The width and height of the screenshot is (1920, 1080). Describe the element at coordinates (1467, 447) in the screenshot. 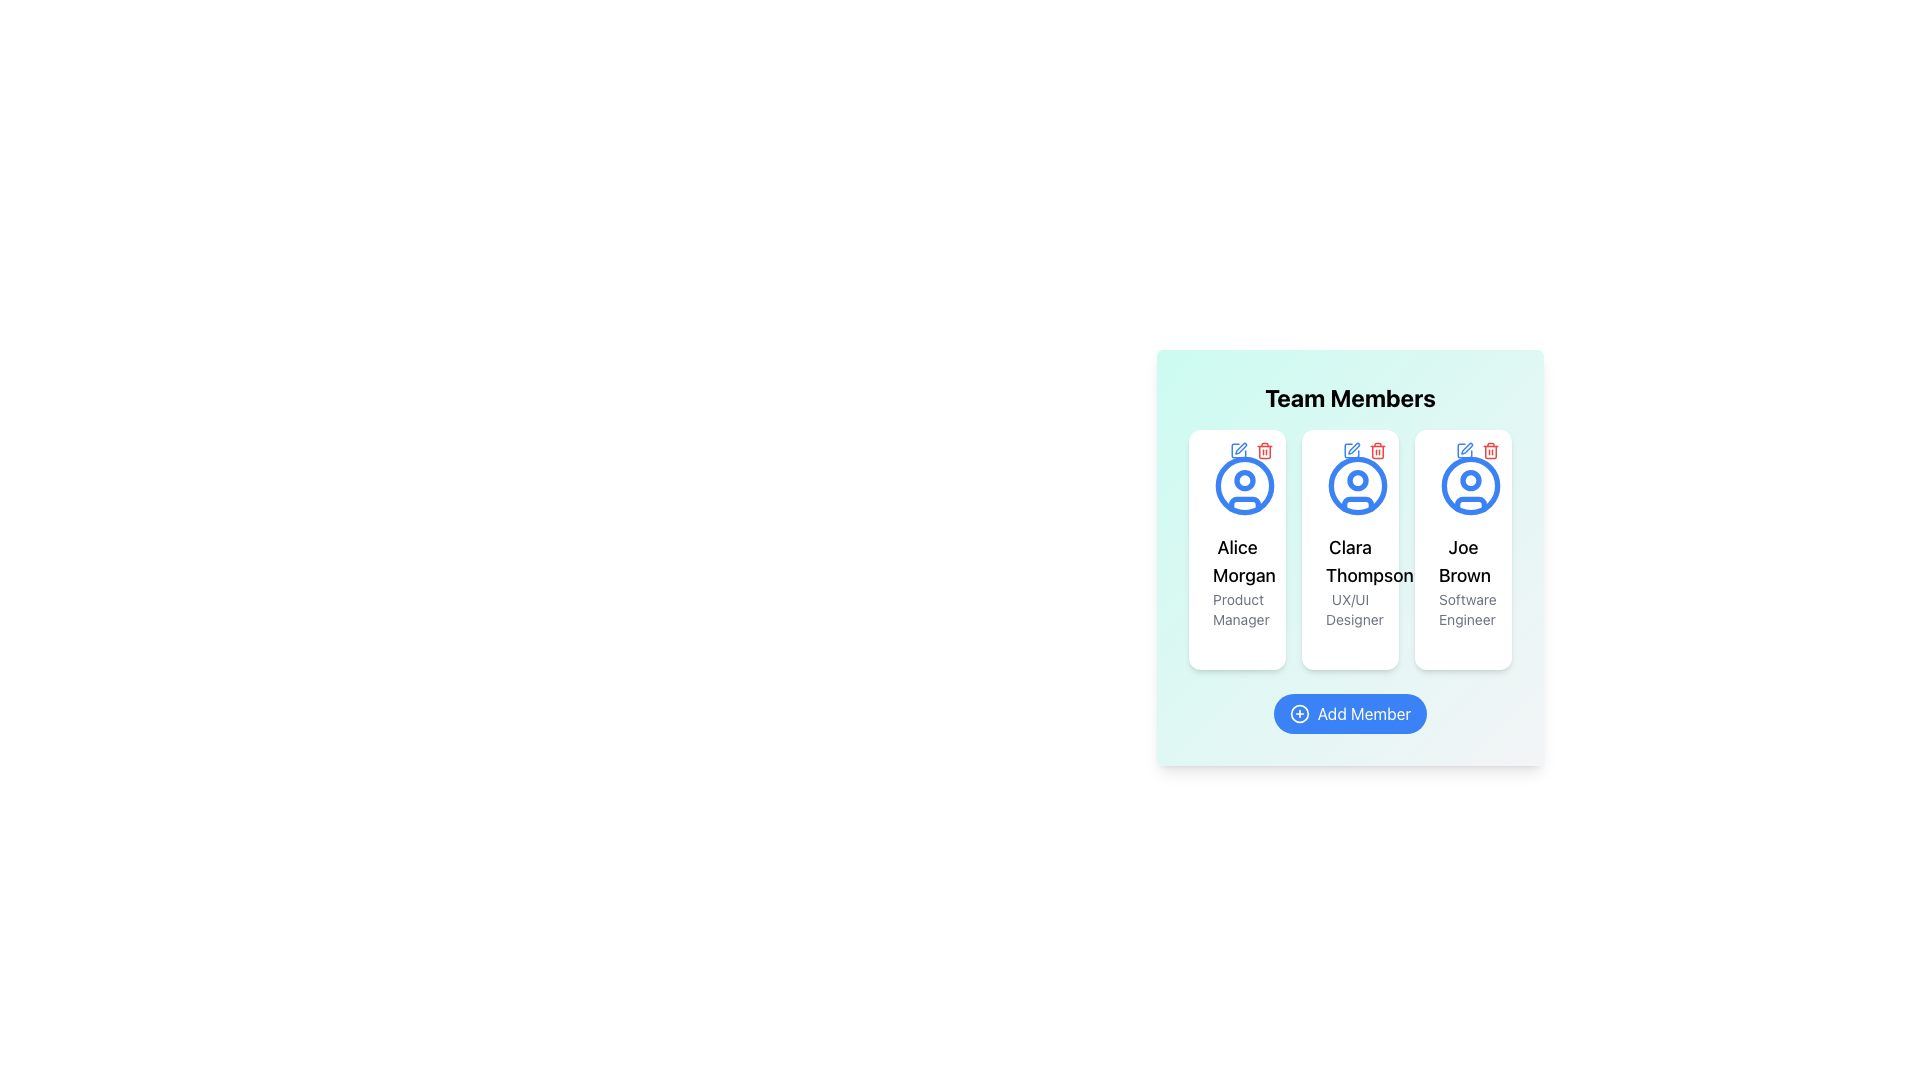

I see `the edit button (pen icon) located at the top-right of the user information card to initiate editing the user information` at that location.